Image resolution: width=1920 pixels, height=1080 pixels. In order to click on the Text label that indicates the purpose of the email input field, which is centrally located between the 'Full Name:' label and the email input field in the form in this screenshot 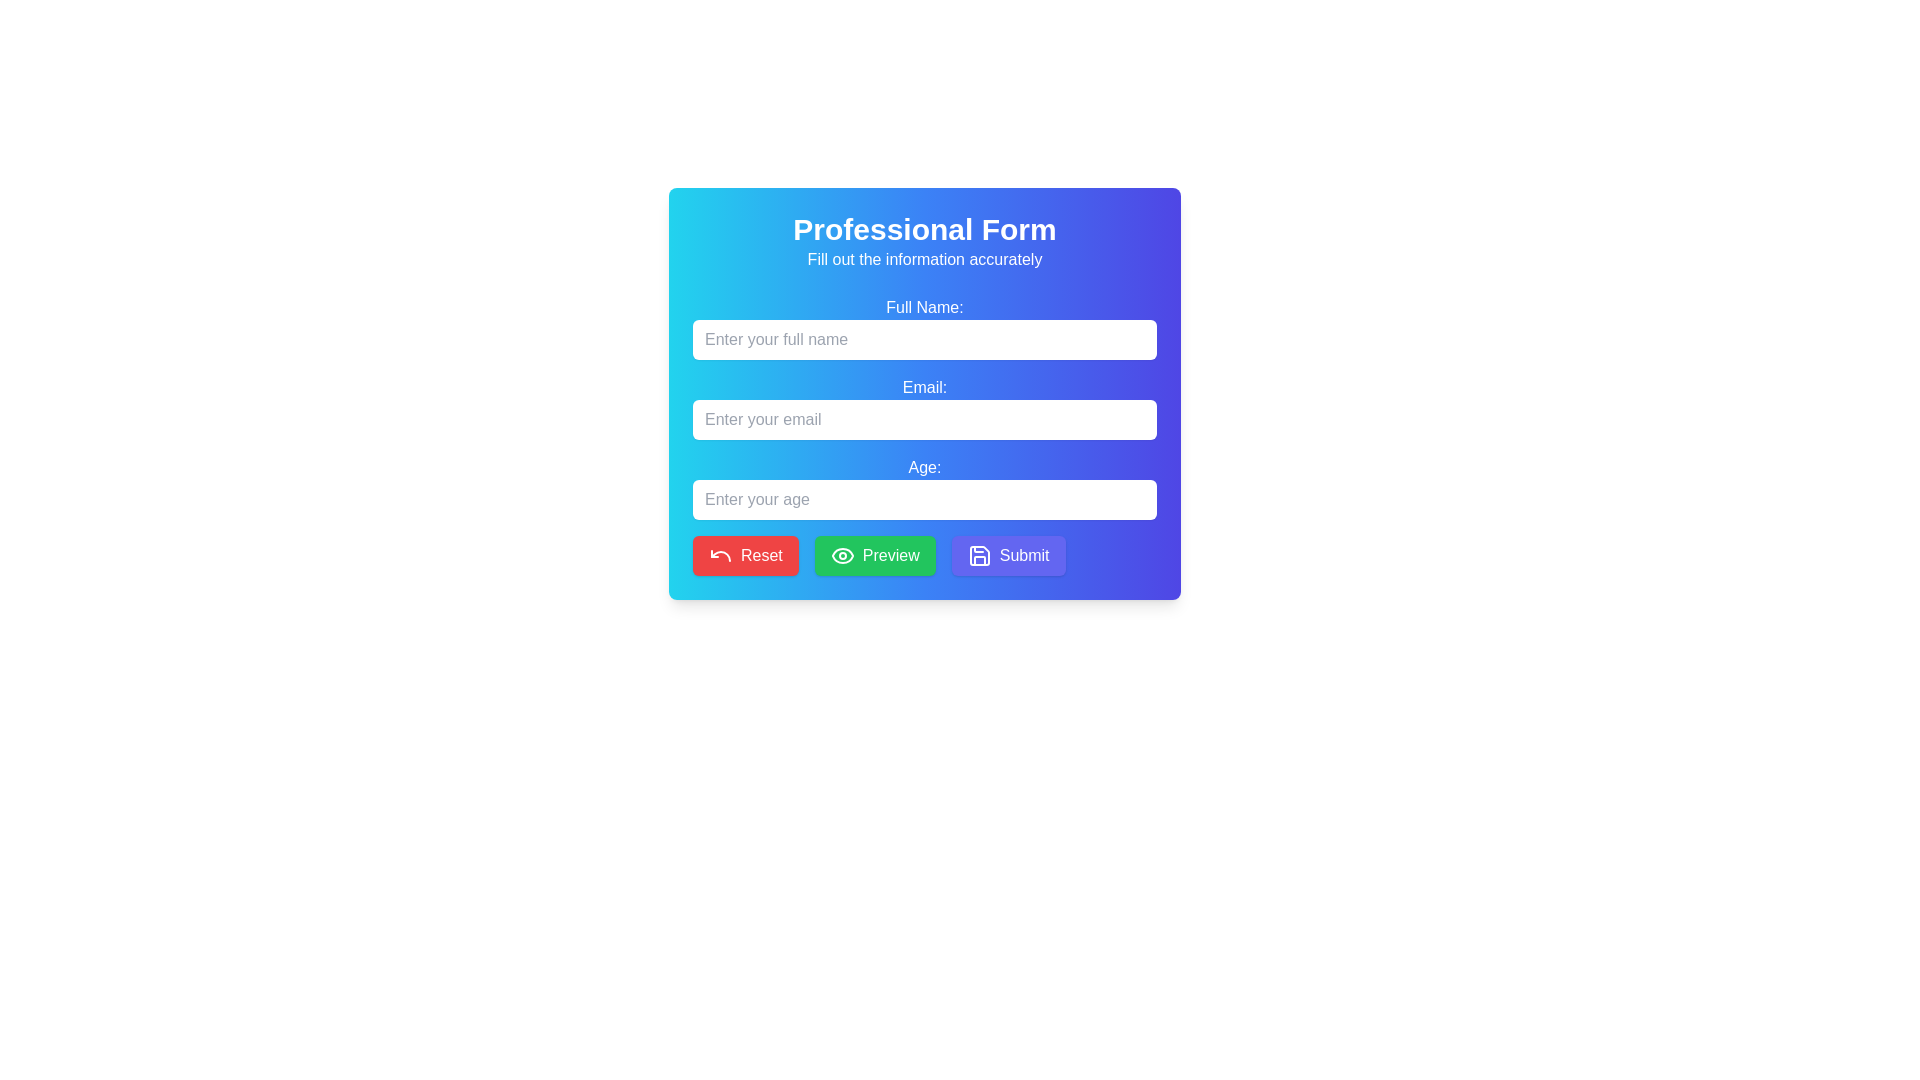, I will do `click(924, 388)`.